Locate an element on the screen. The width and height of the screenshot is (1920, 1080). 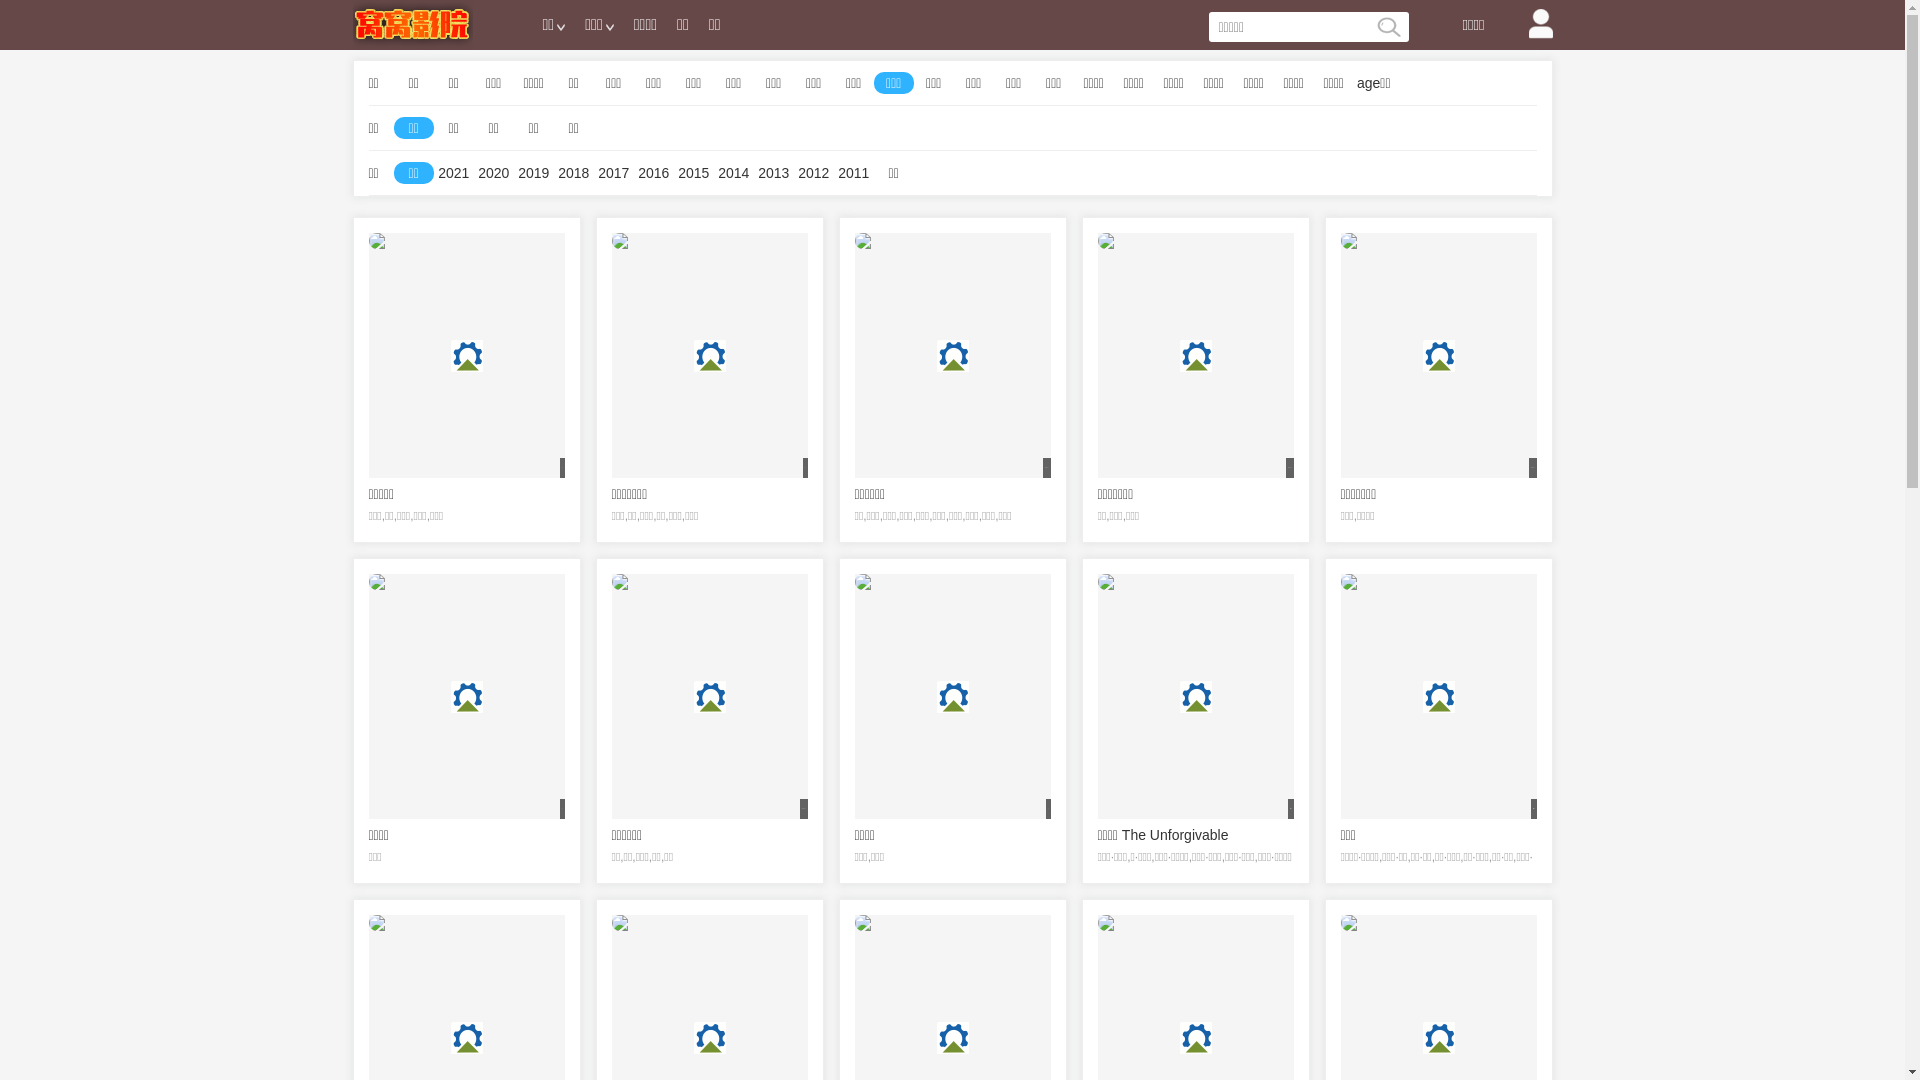
'2016' is located at coordinates (653, 172).